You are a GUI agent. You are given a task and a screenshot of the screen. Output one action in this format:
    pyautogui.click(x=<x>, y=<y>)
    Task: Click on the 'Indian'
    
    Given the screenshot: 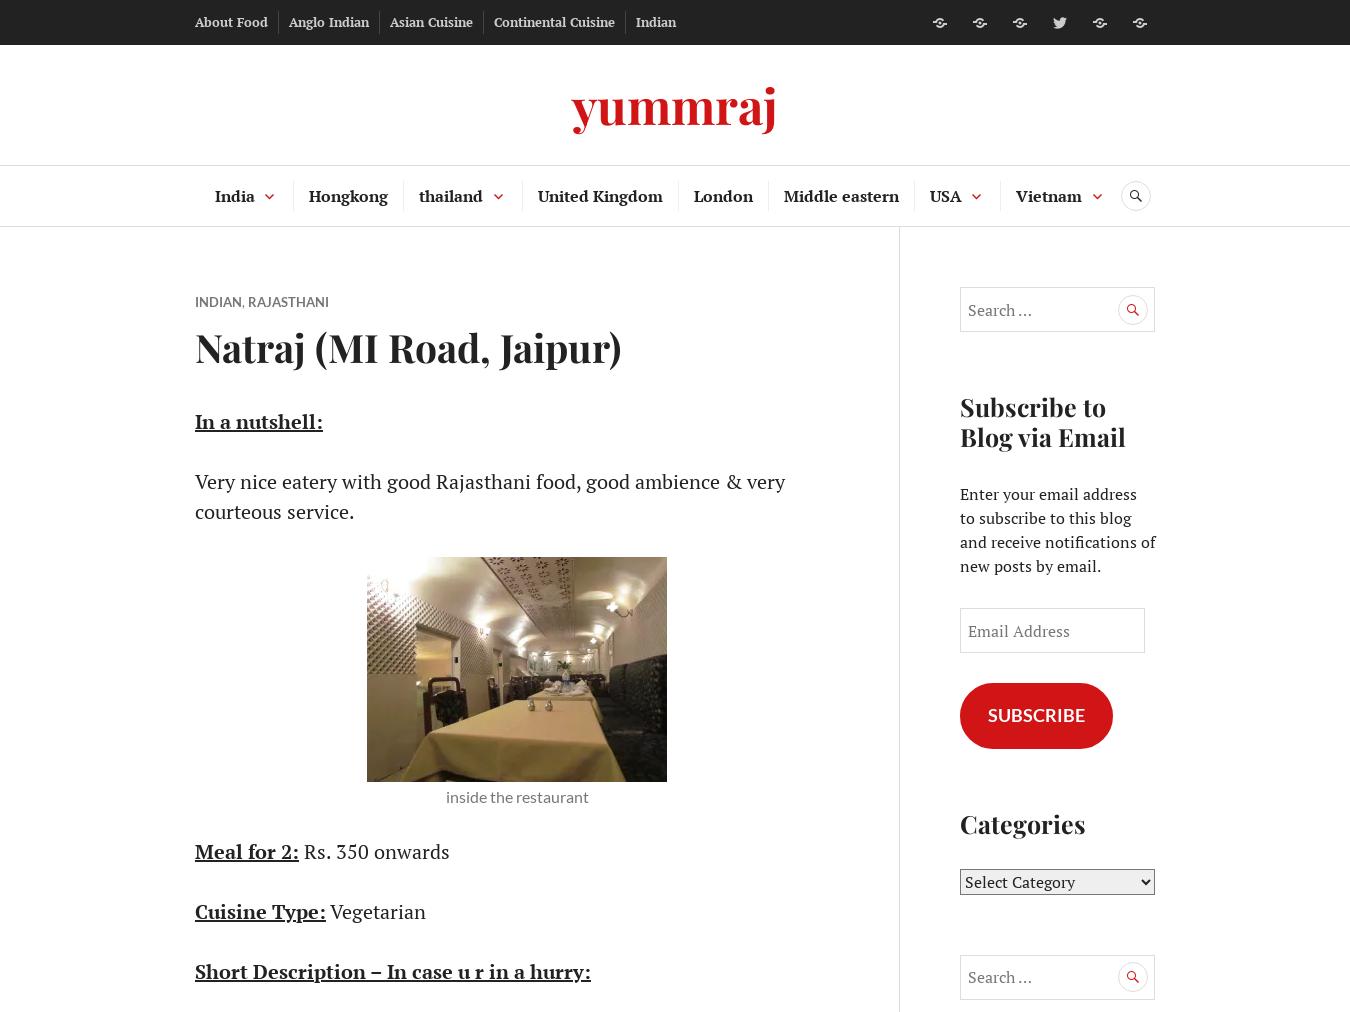 What is the action you would take?
    pyautogui.click(x=655, y=20)
    